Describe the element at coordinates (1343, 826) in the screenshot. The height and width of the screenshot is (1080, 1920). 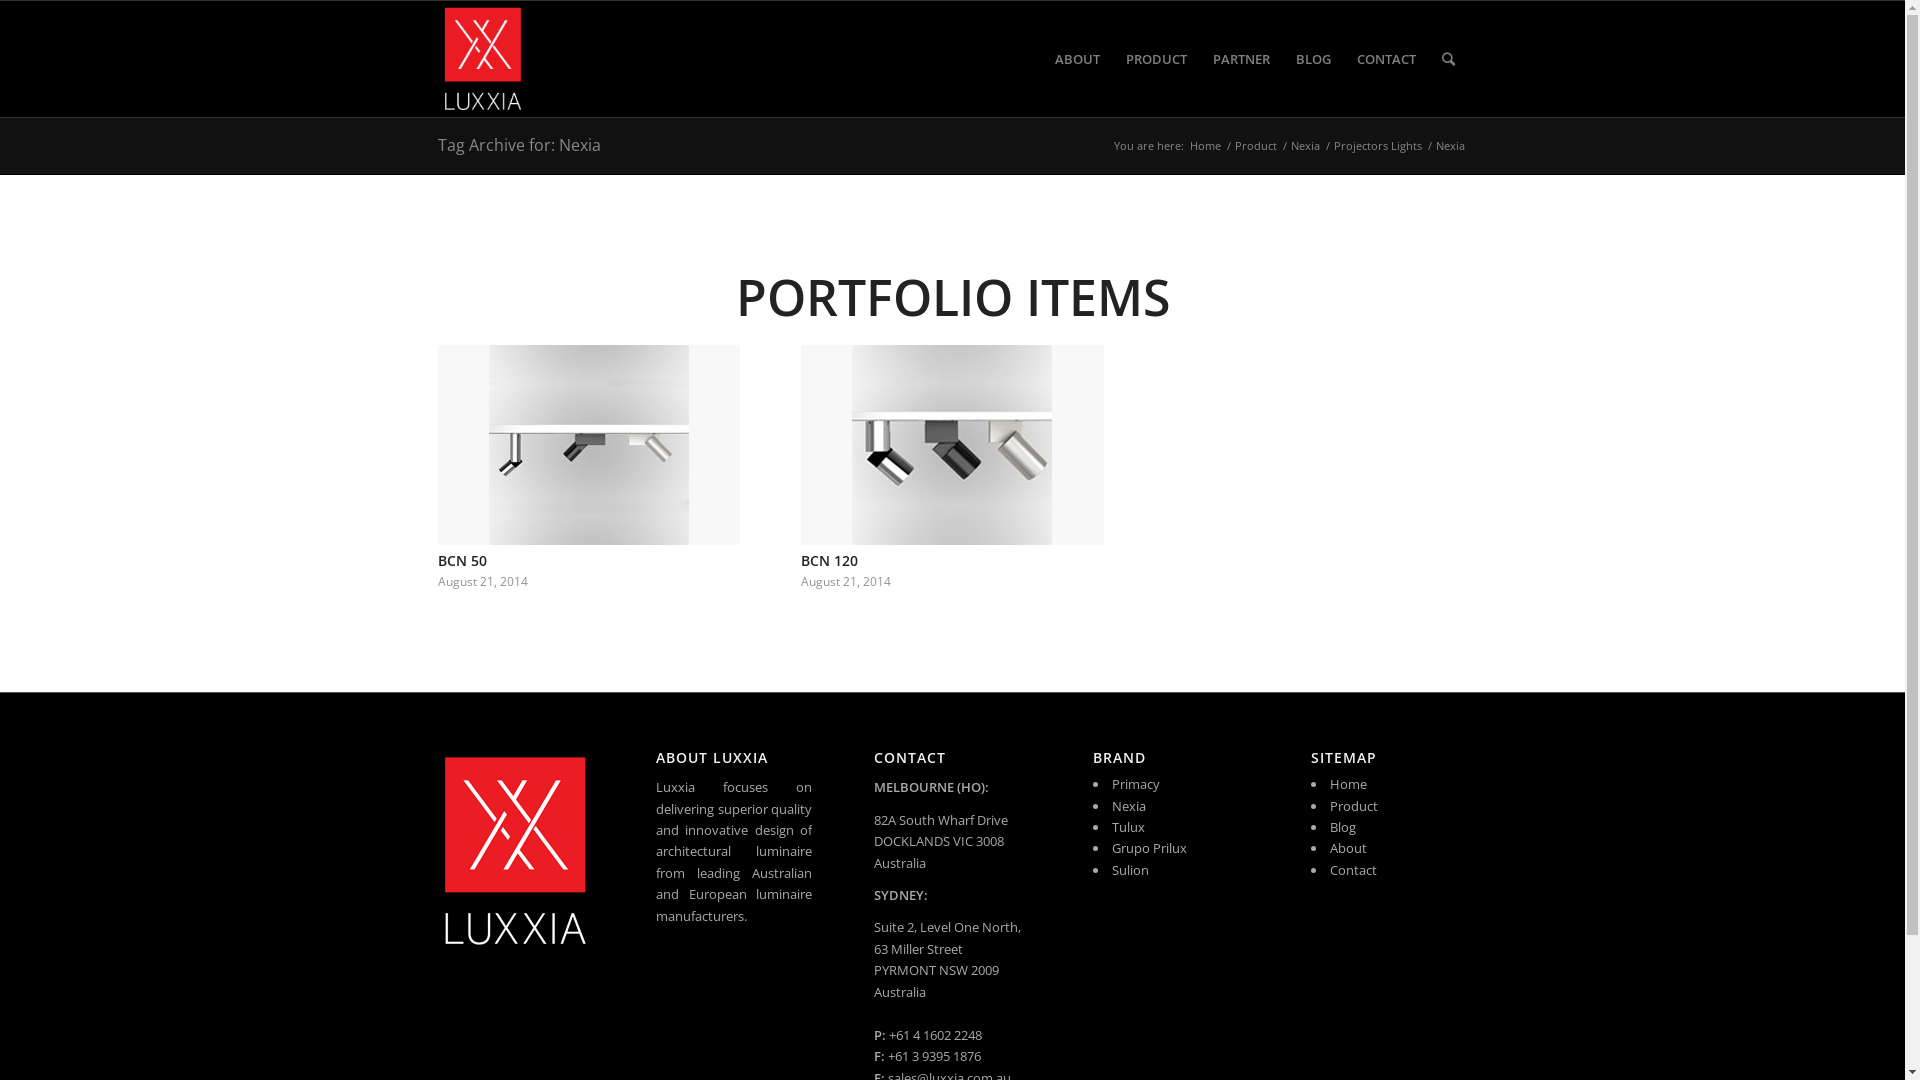
I see `'Blog'` at that location.